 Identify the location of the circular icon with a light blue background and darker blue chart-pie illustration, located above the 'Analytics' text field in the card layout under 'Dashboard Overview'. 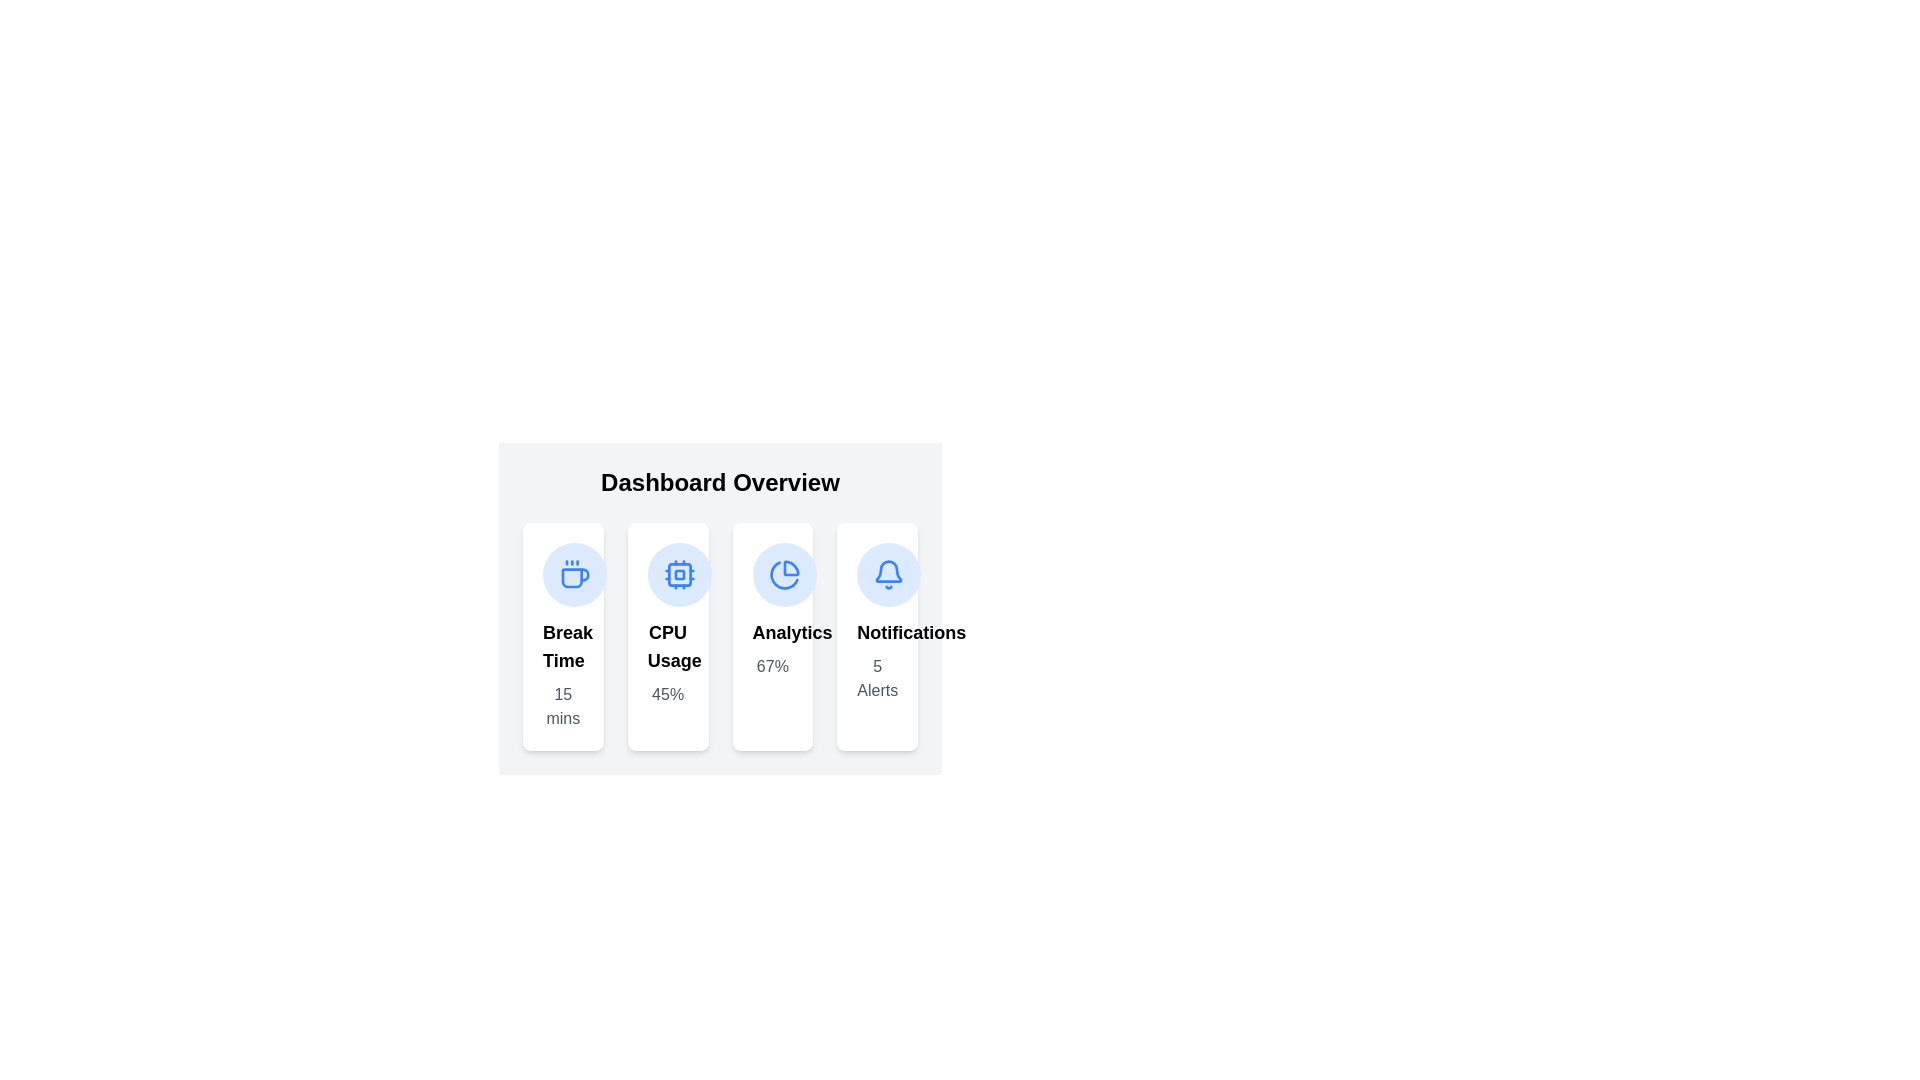
(783, 574).